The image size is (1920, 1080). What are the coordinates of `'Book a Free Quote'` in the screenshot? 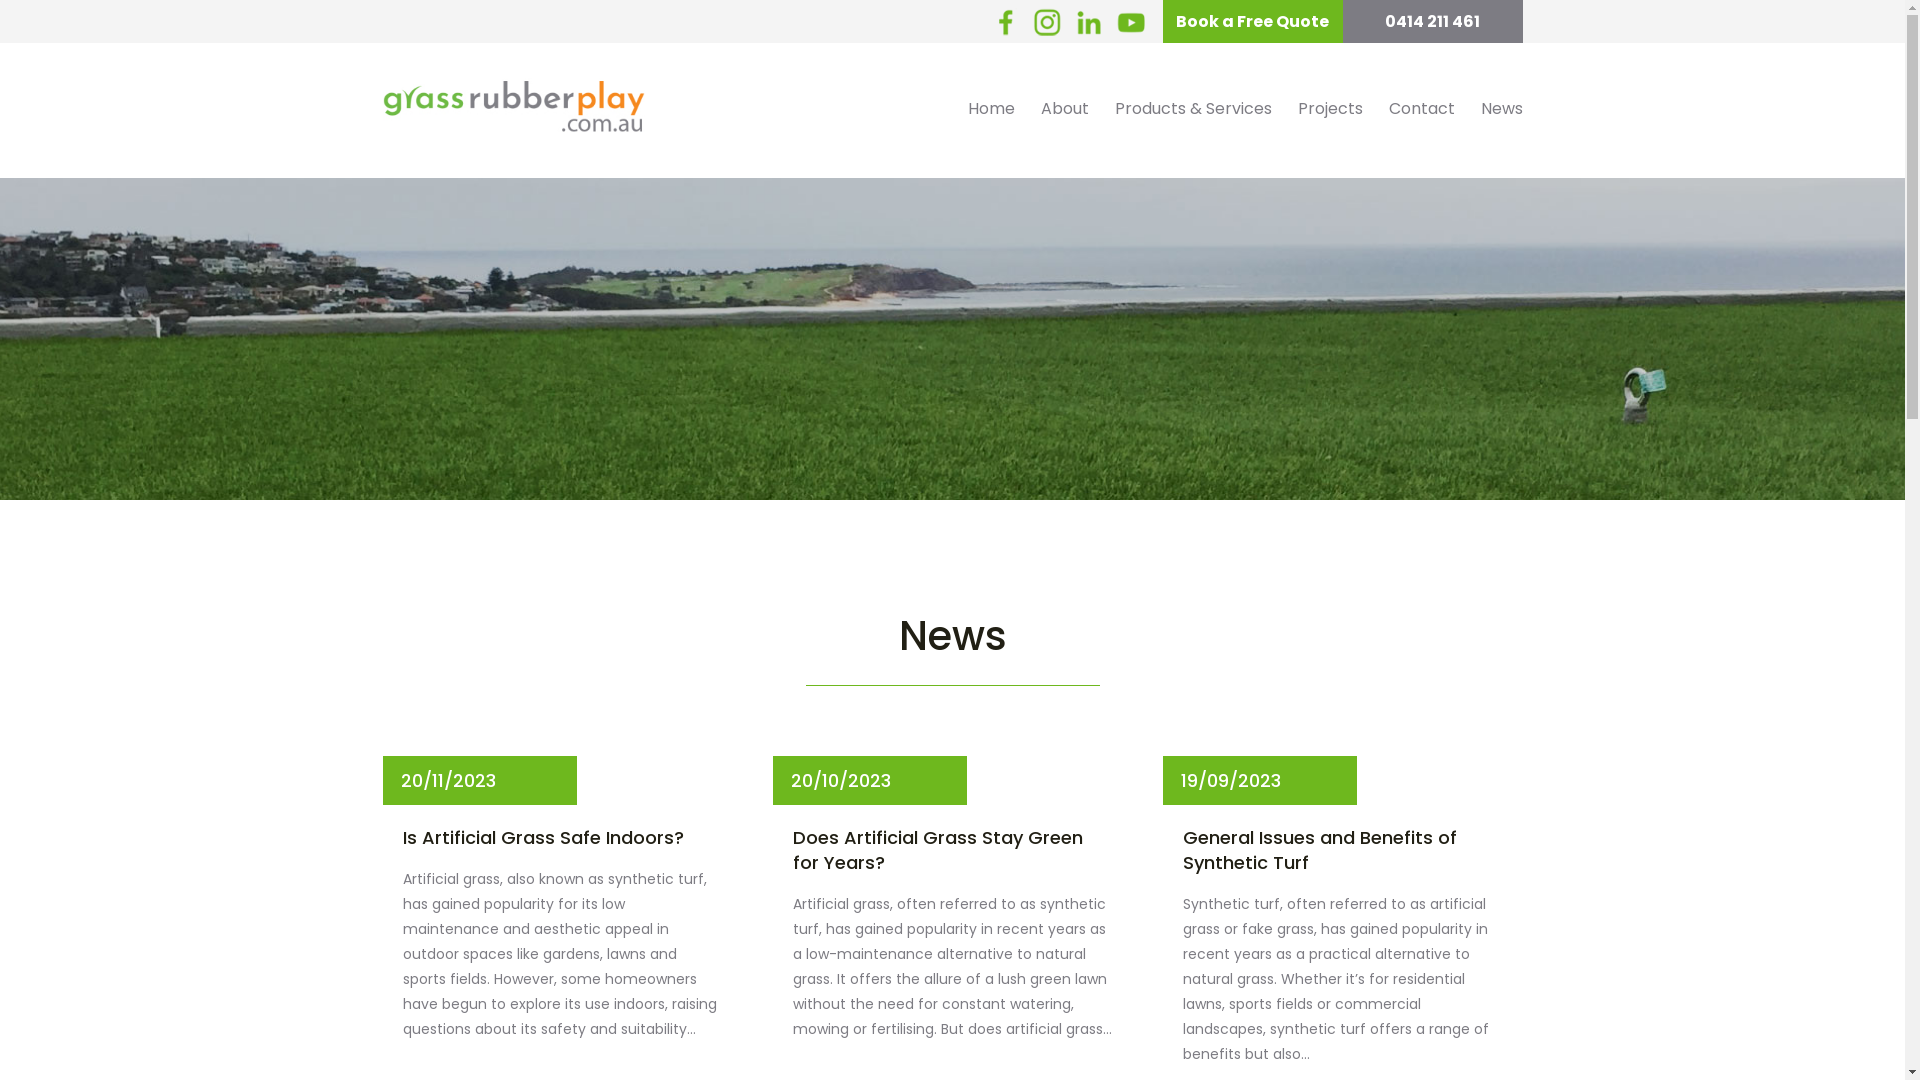 It's located at (1161, 21).